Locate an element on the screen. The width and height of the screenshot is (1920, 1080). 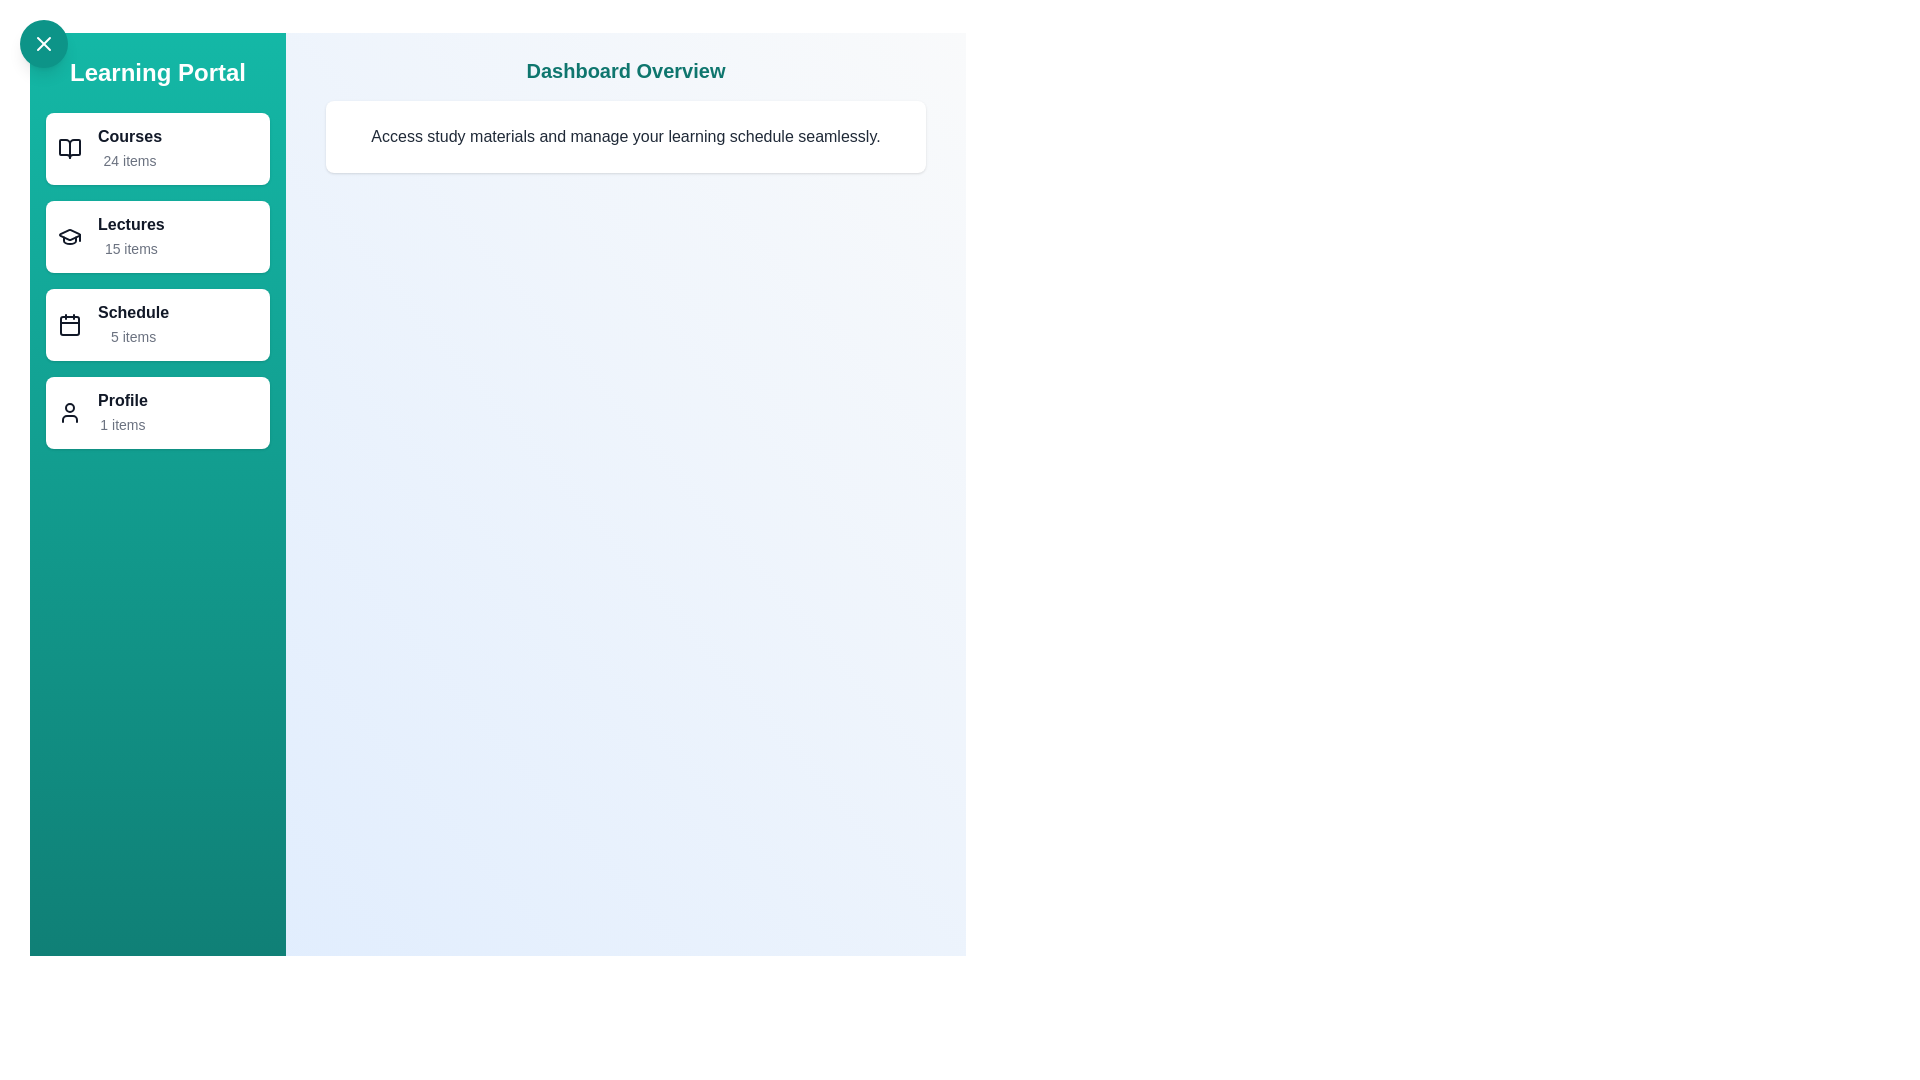
the Lectures category to navigate to its details is located at coordinates (157, 235).